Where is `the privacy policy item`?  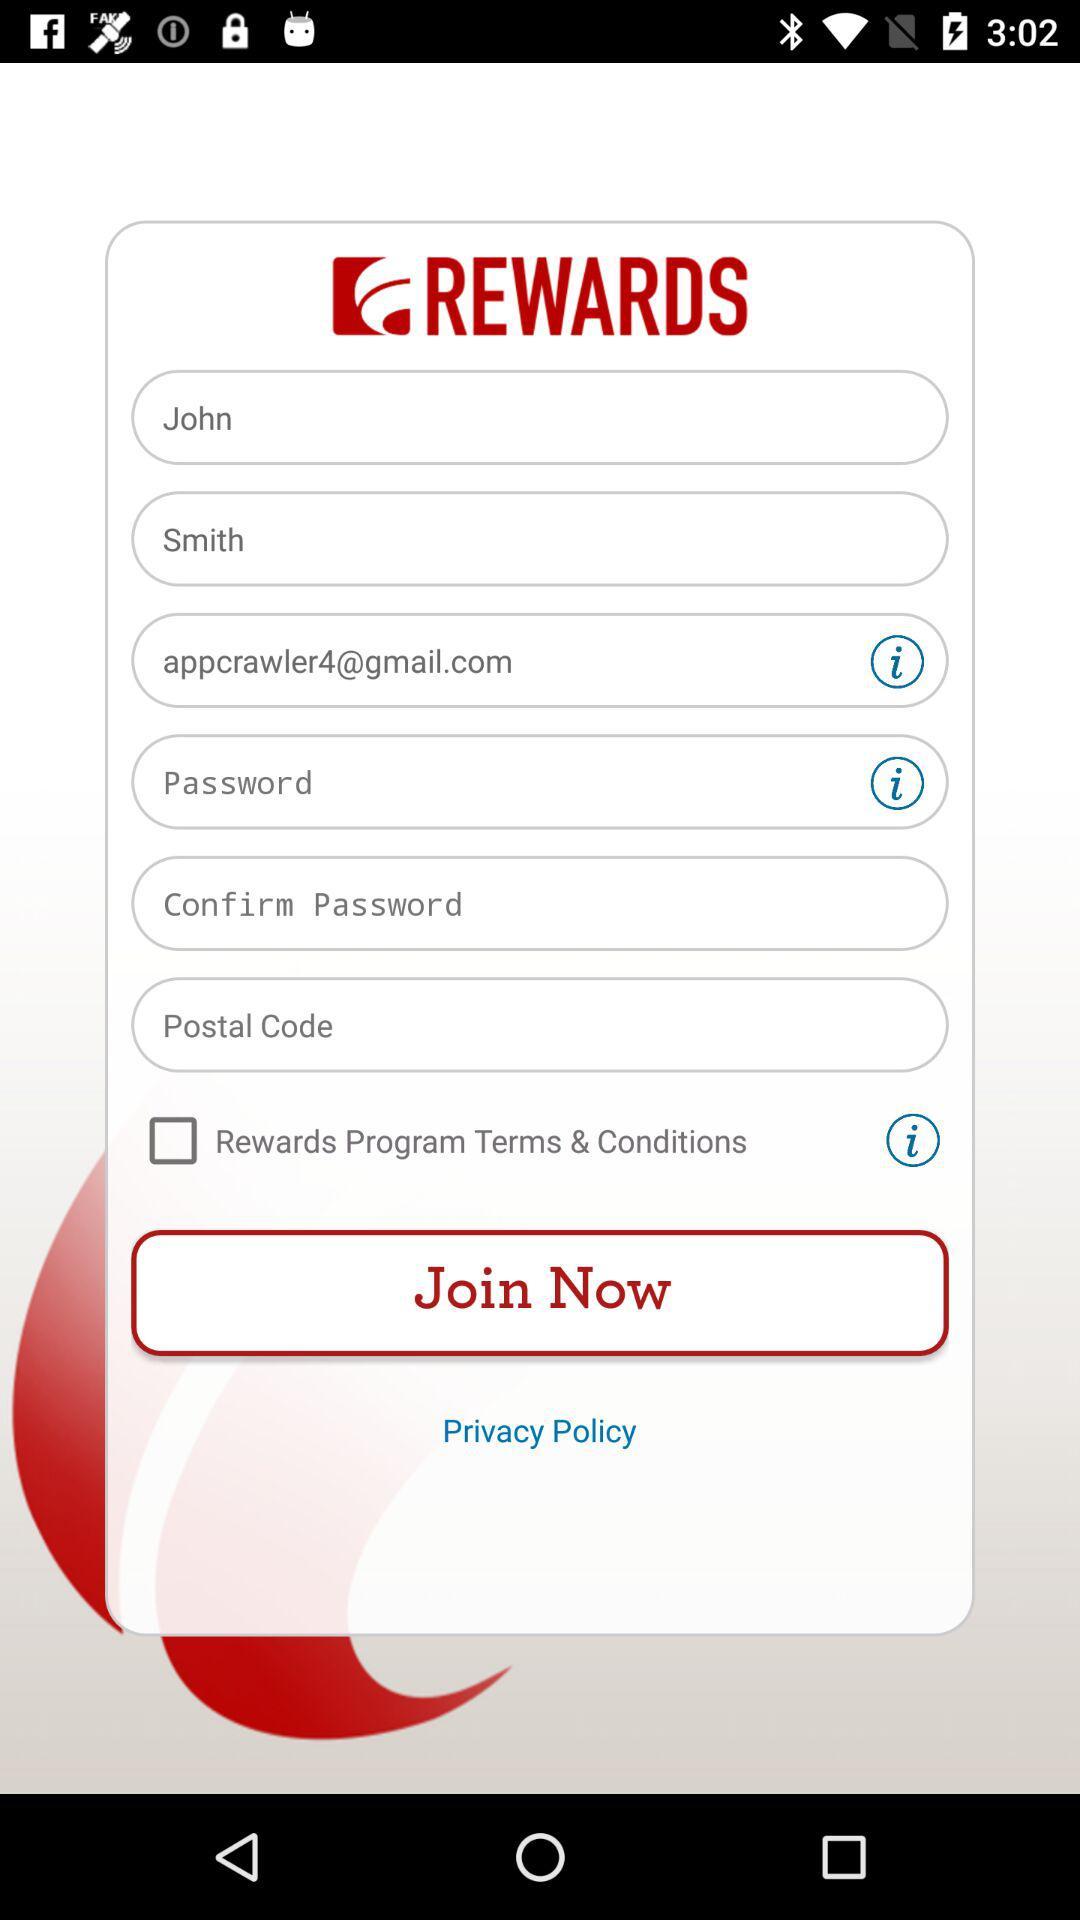 the privacy policy item is located at coordinates (538, 1428).